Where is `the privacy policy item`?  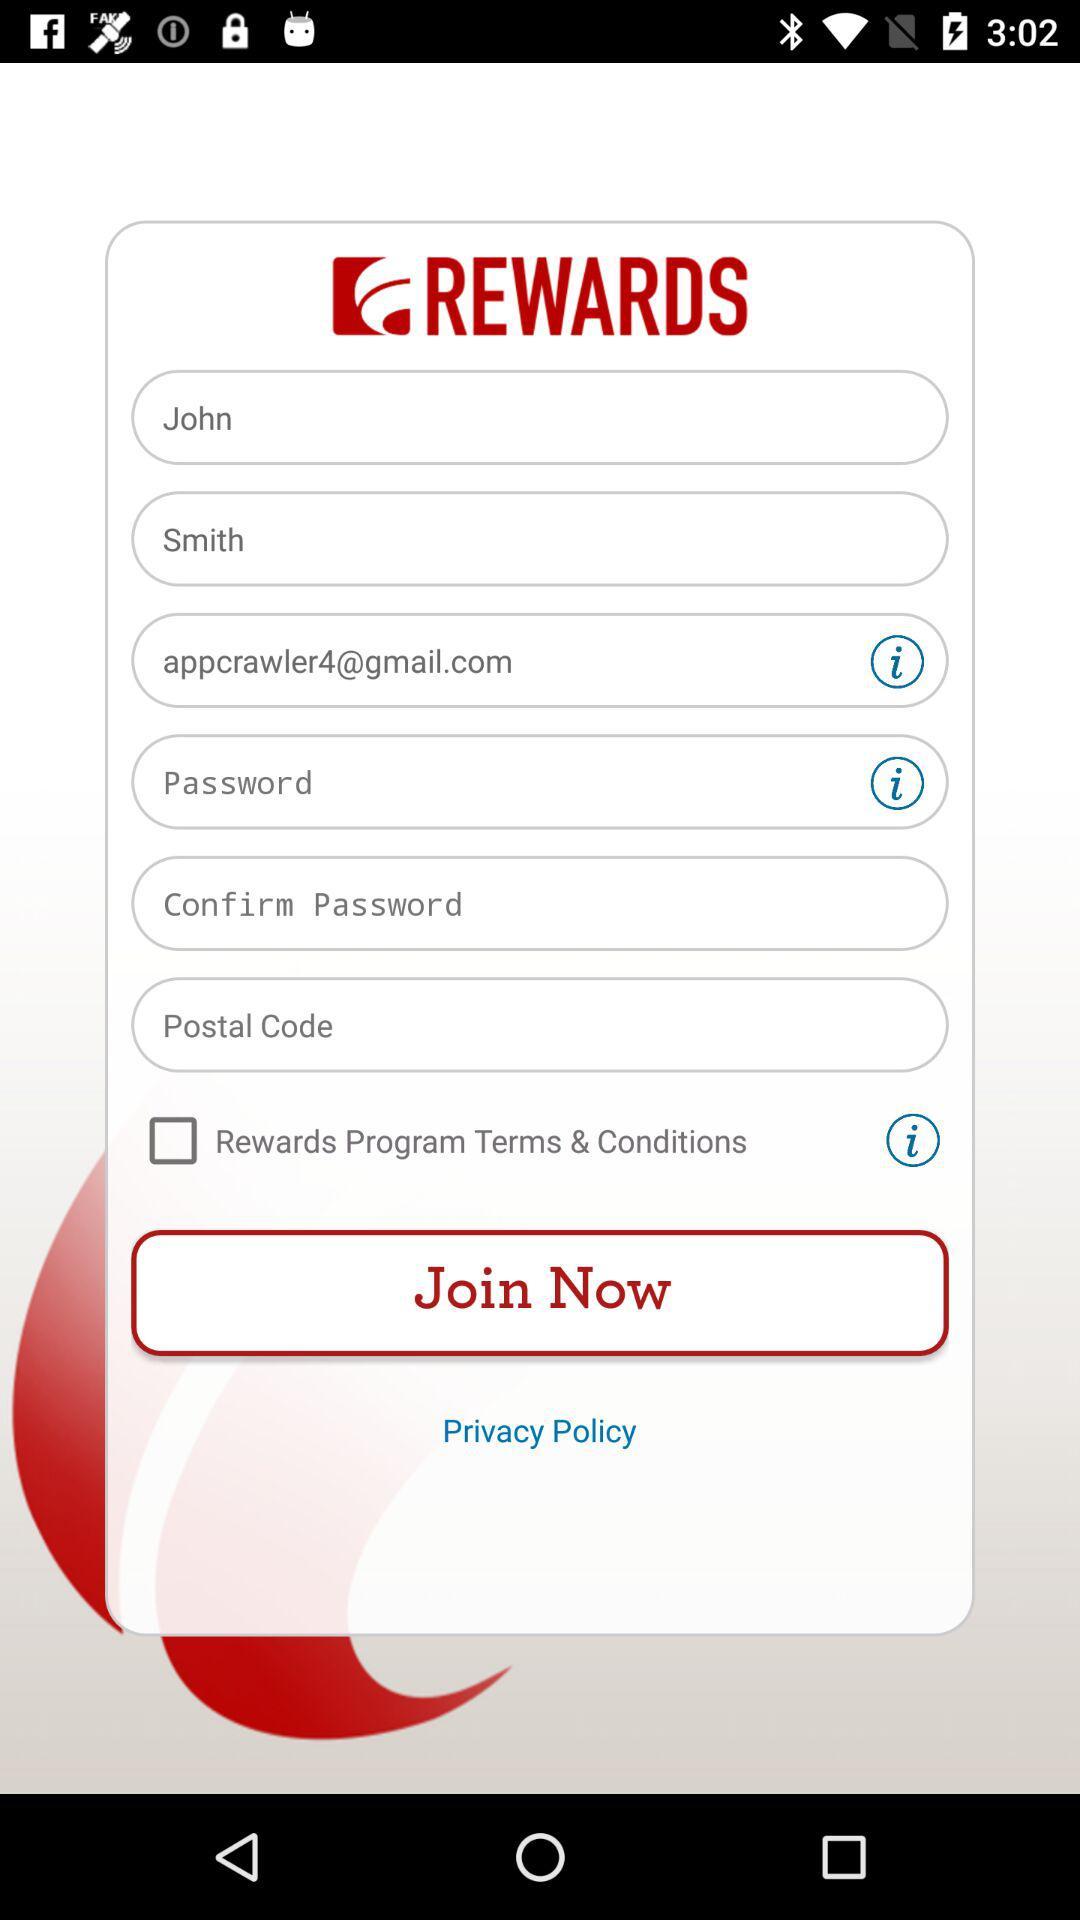 the privacy policy item is located at coordinates (538, 1428).